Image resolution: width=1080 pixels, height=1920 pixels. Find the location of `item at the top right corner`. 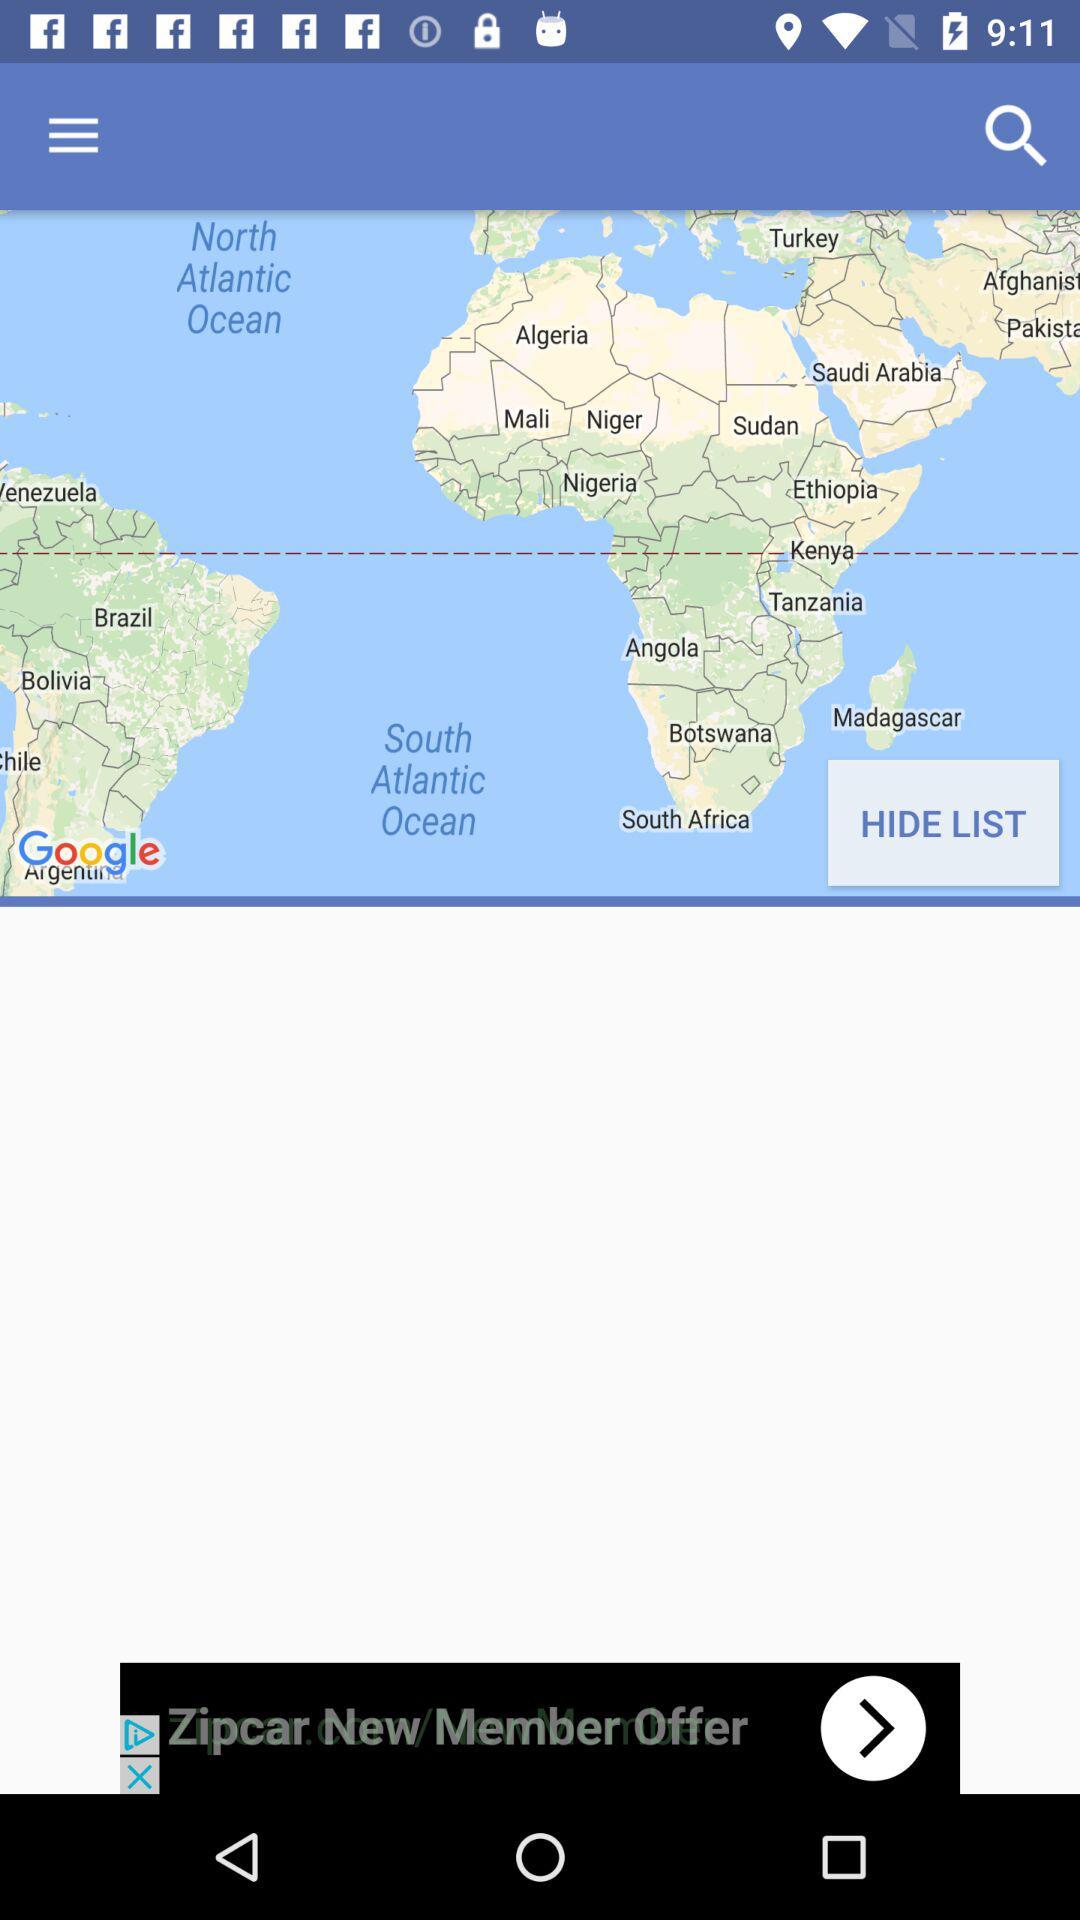

item at the top right corner is located at coordinates (1017, 135).